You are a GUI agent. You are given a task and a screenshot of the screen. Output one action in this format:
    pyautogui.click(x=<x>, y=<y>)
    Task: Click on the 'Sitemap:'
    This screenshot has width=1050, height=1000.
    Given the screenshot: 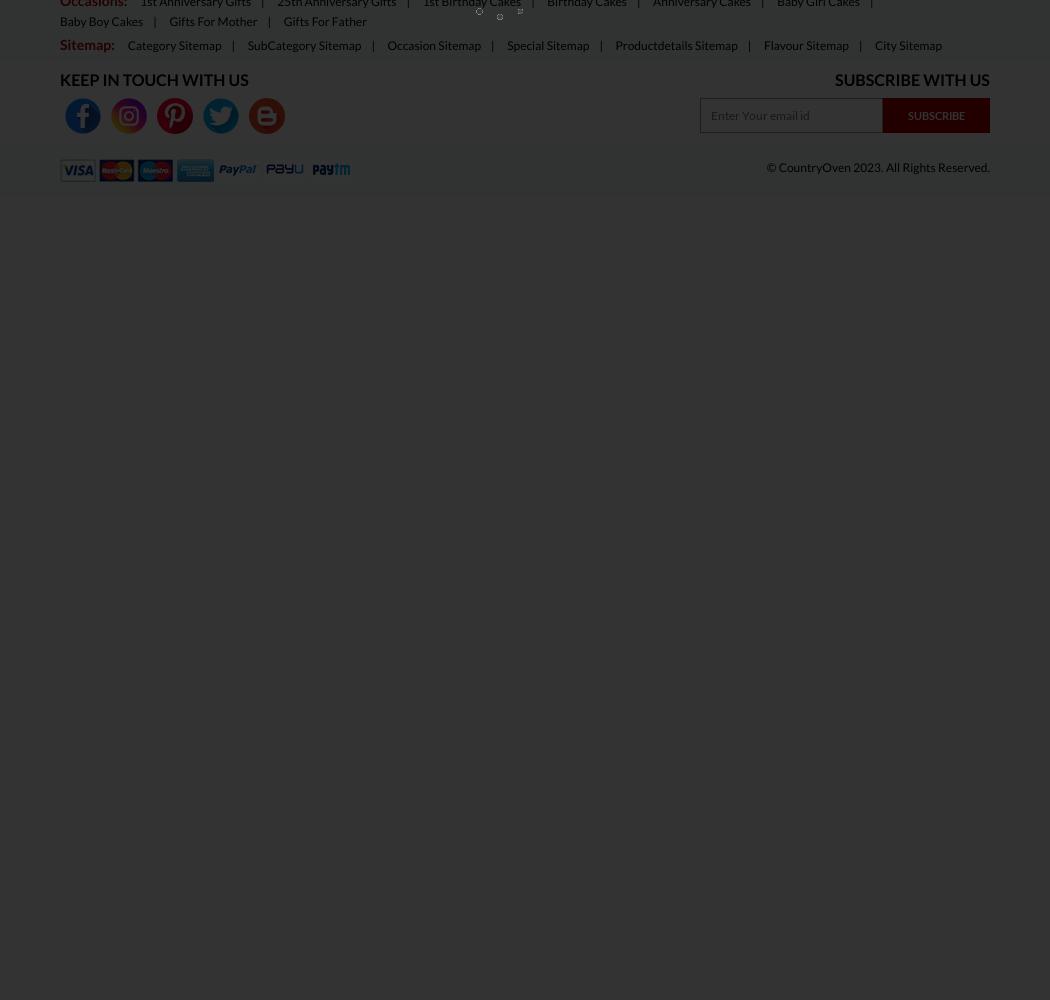 What is the action you would take?
    pyautogui.click(x=58, y=44)
    